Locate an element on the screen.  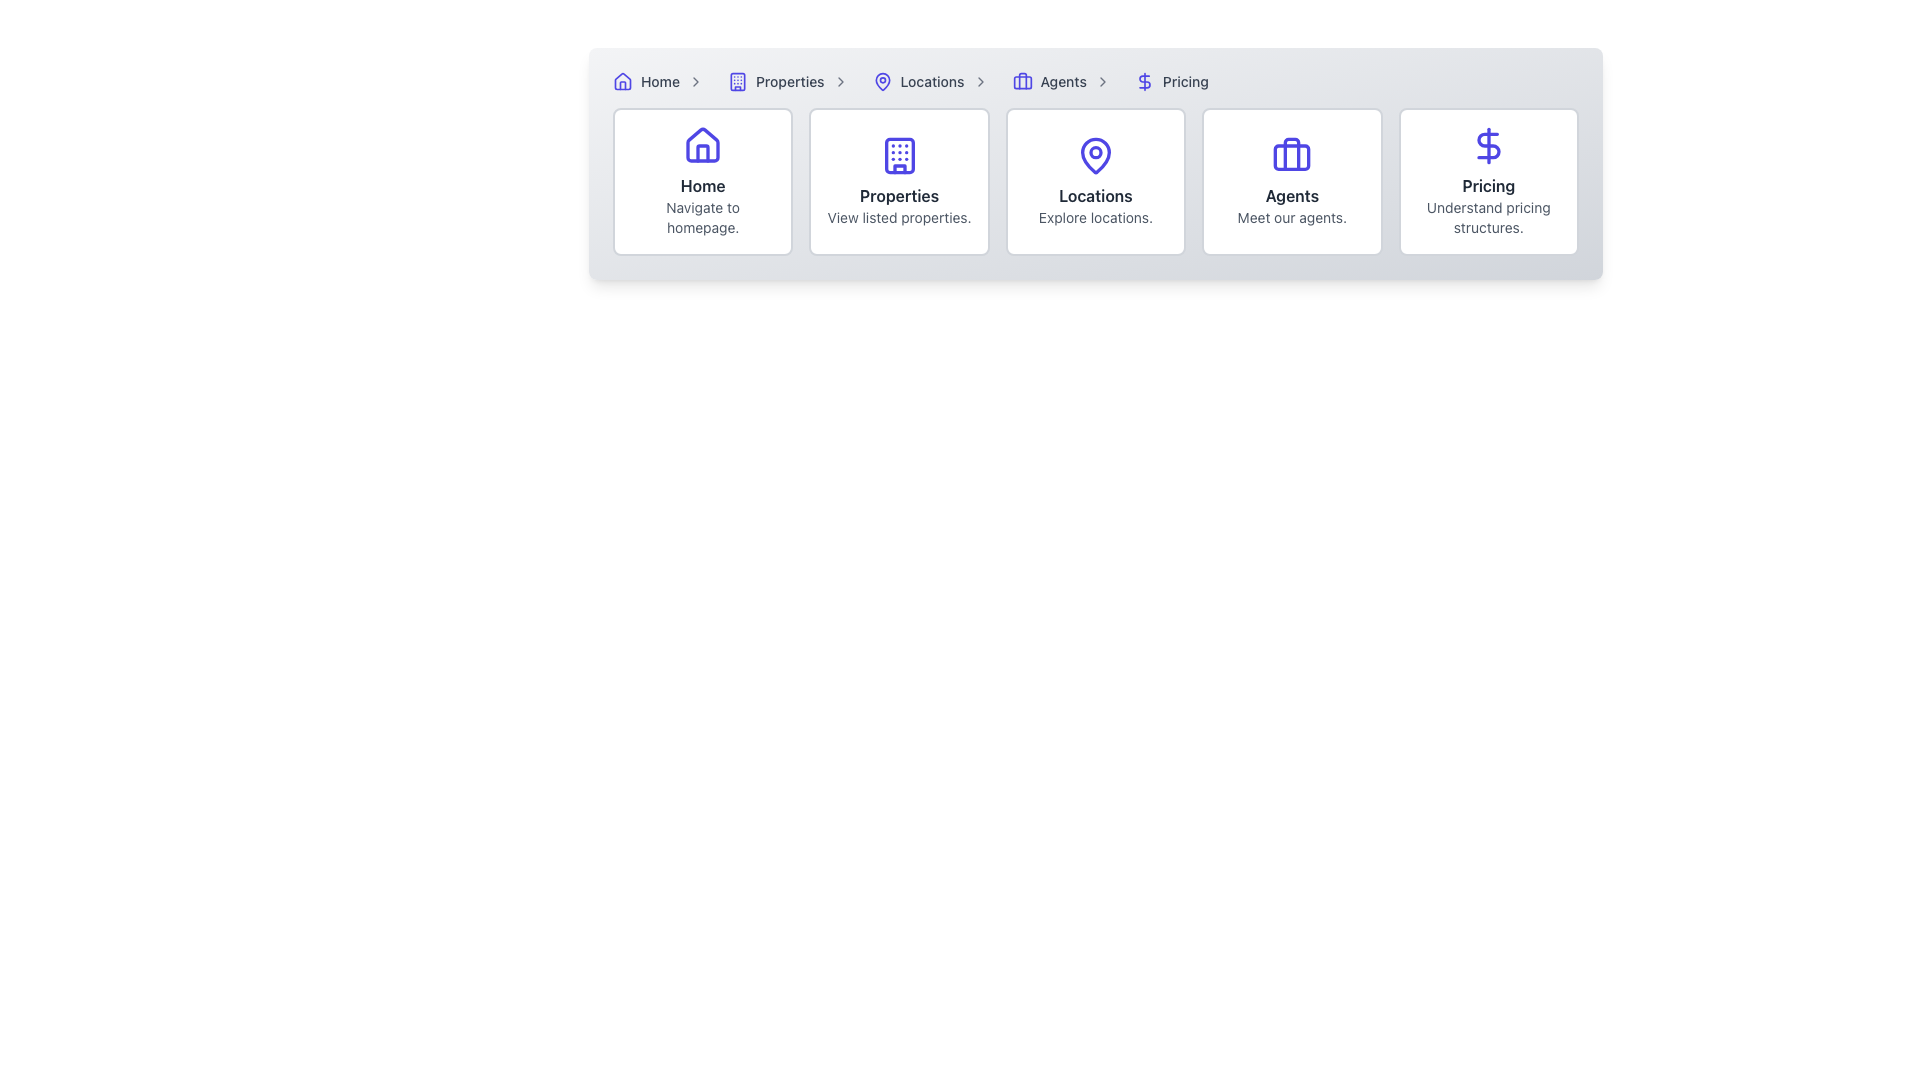
the building-like icon in the 'Properties' section, located in the second navigation card from the left is located at coordinates (898, 154).